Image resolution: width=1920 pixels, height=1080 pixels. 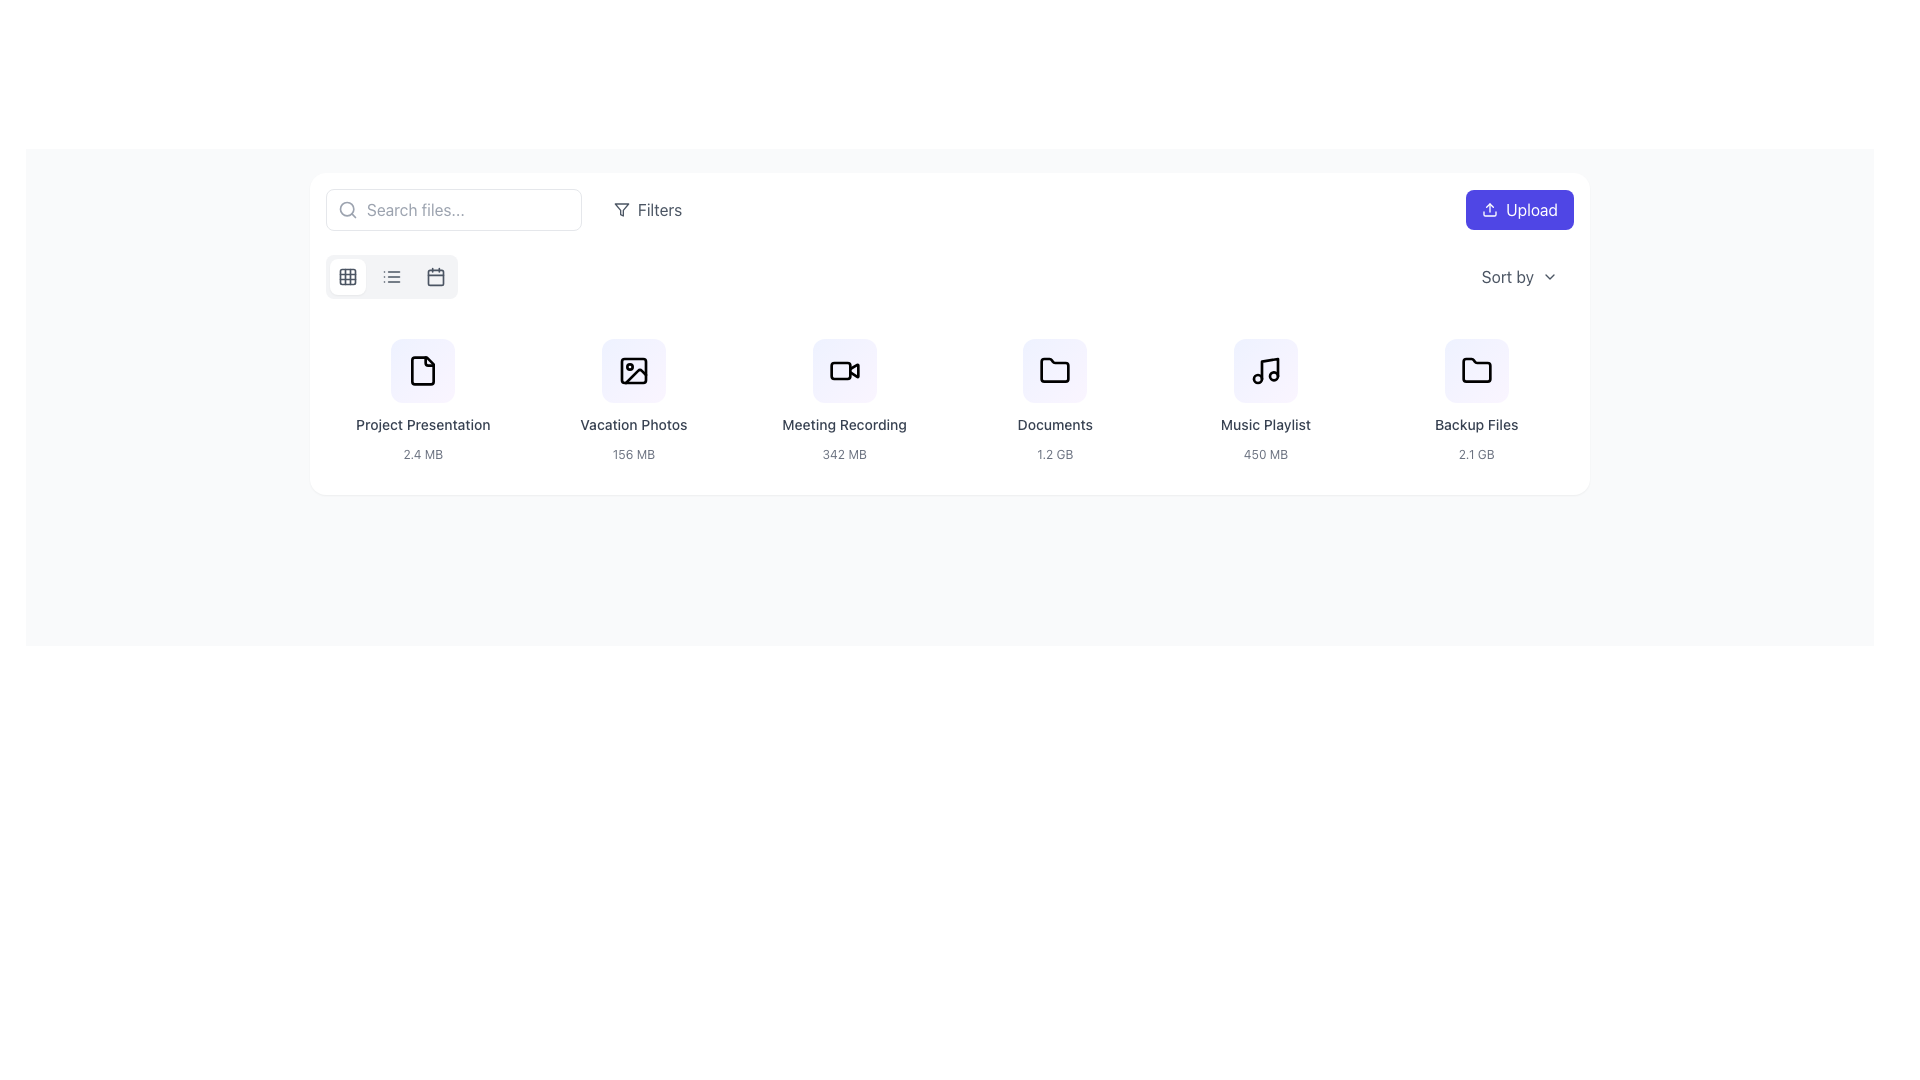 I want to click on the 'Upload' text label within the purple button located in the top-right corner of the interface, so click(x=1531, y=209).